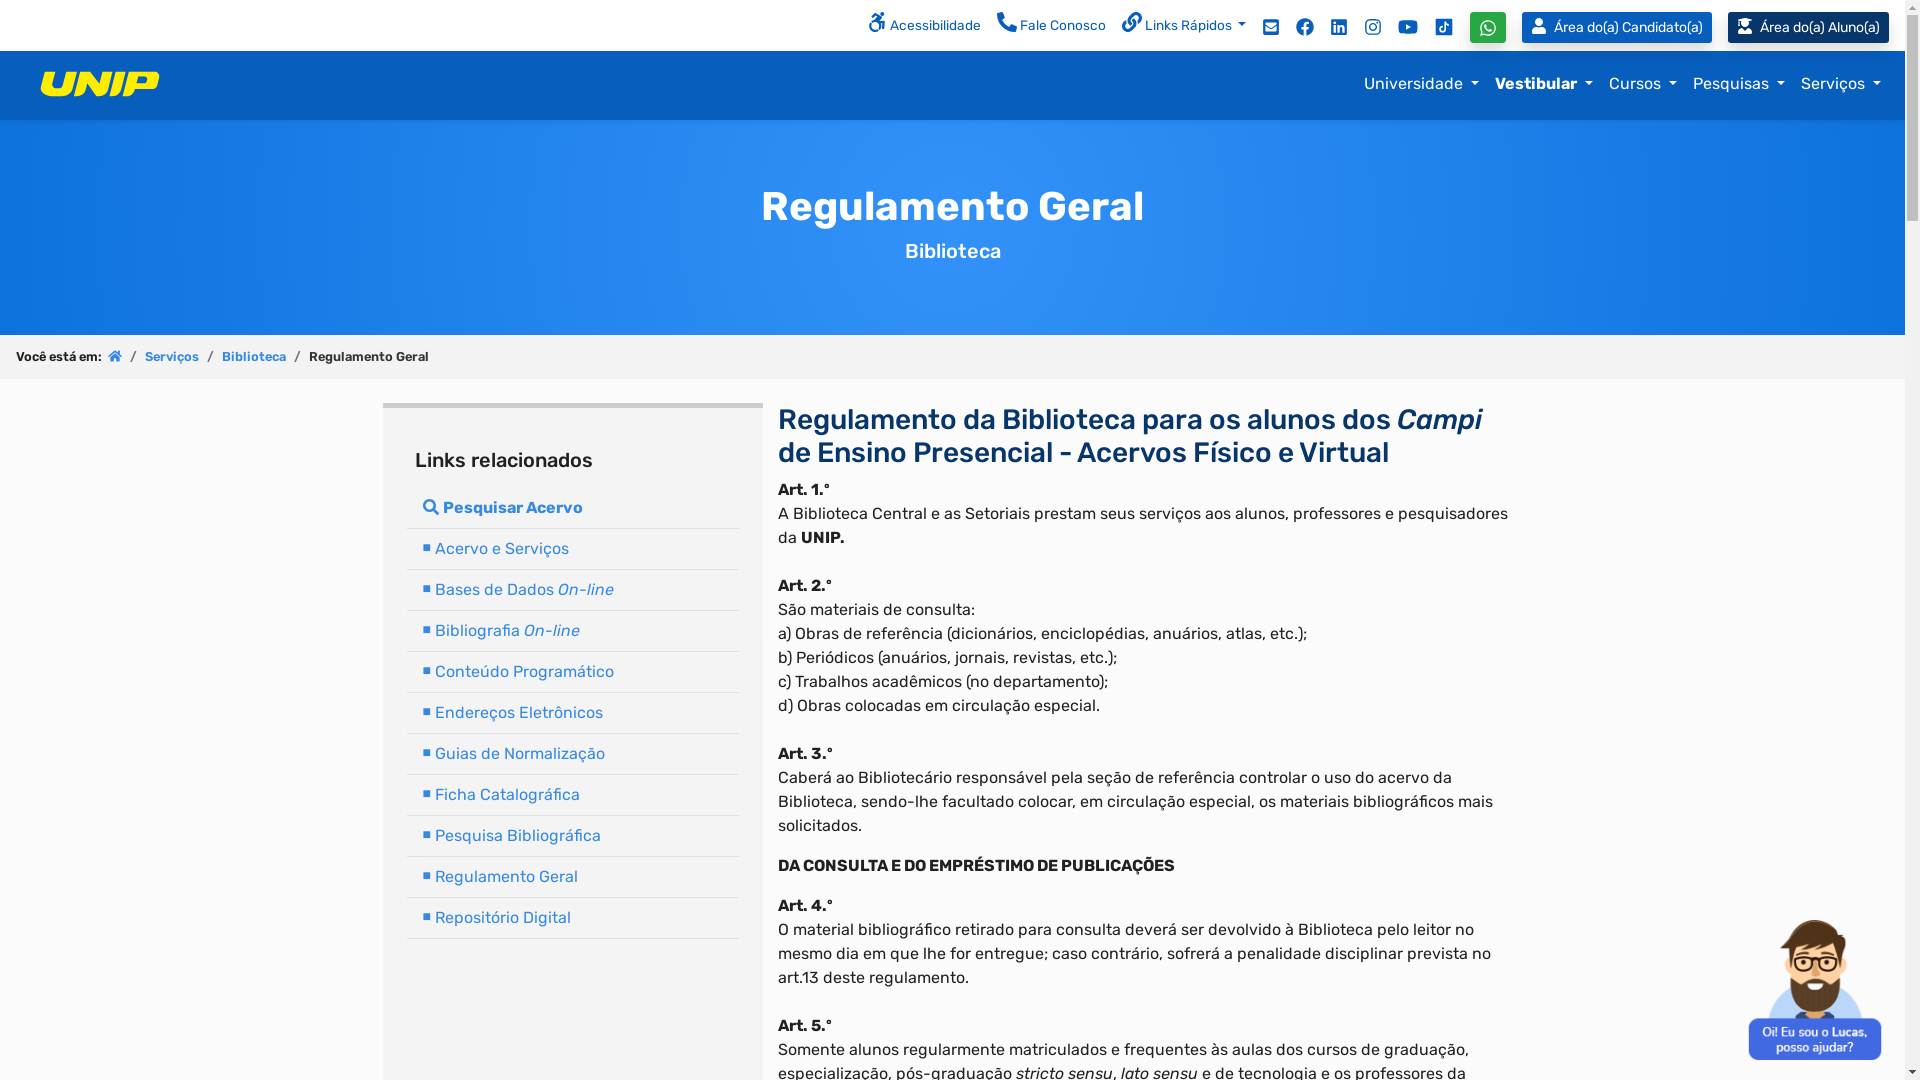 This screenshot has height=1080, width=1920. What do you see at coordinates (1287, 26) in the screenshot?
I see `'Siga a UNIP no Facebook'` at bounding box center [1287, 26].